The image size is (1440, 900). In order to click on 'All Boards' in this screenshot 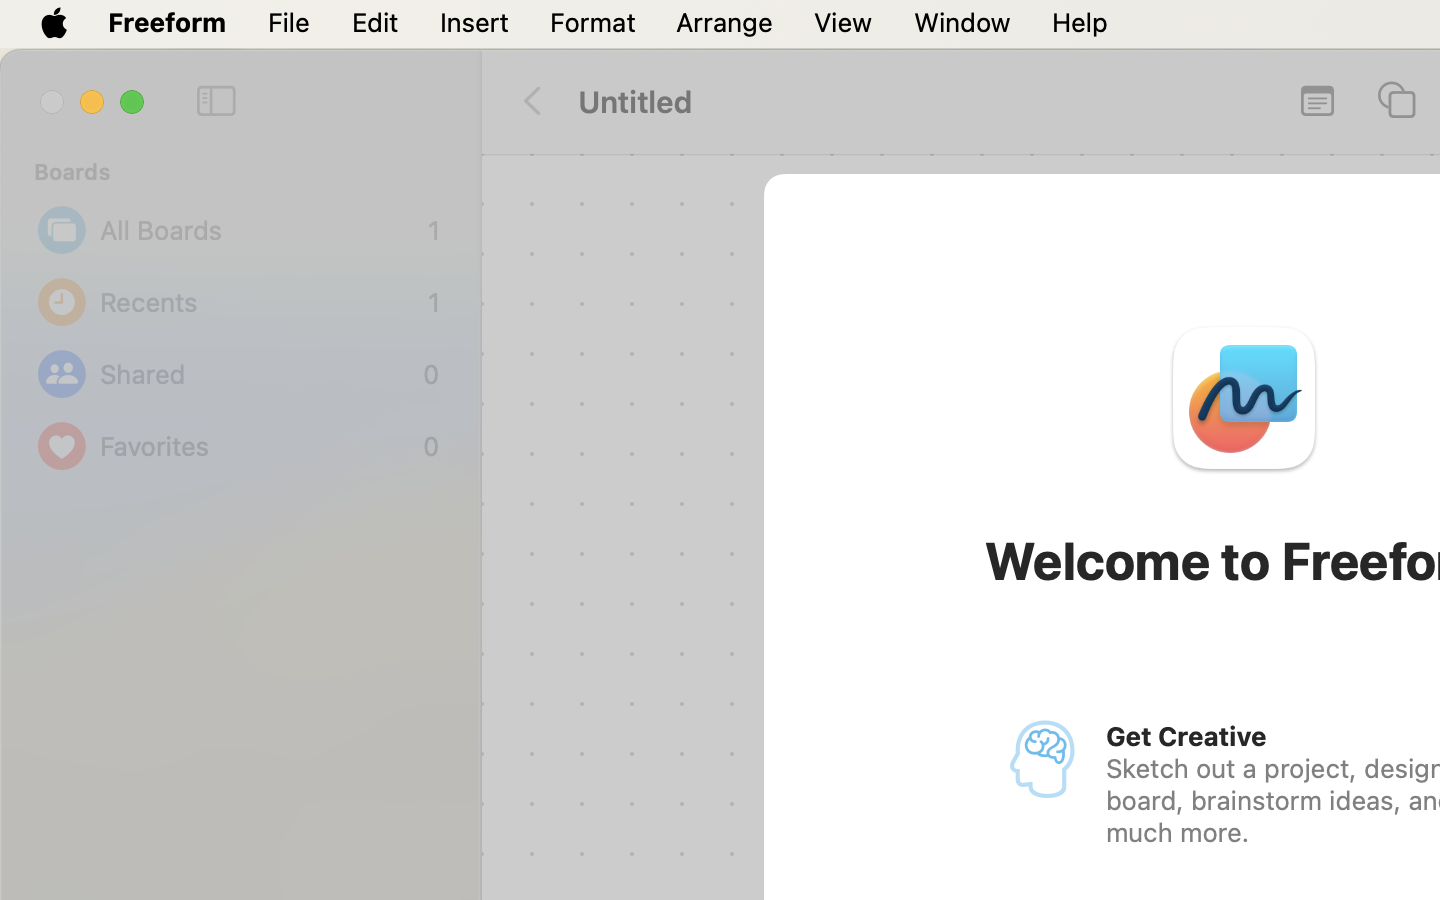, I will do `click(258, 229)`.